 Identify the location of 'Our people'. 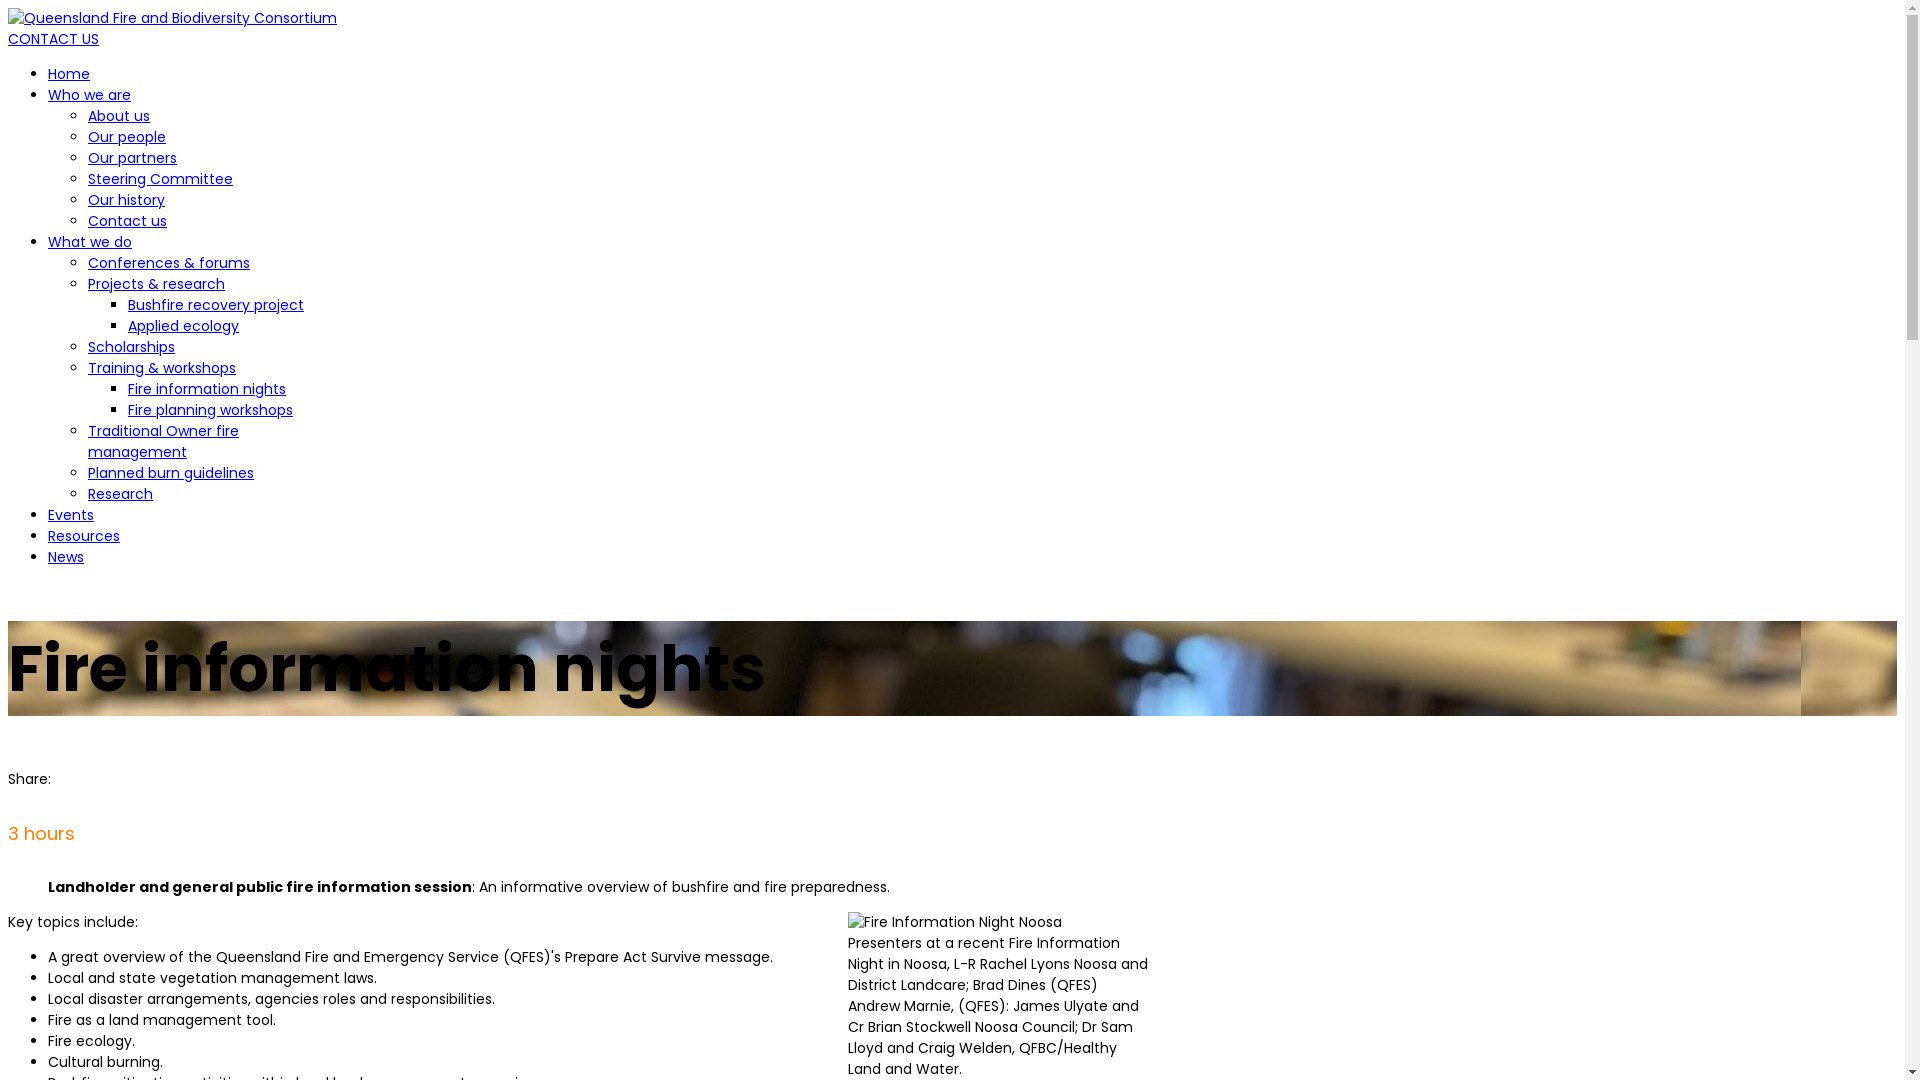
(125, 136).